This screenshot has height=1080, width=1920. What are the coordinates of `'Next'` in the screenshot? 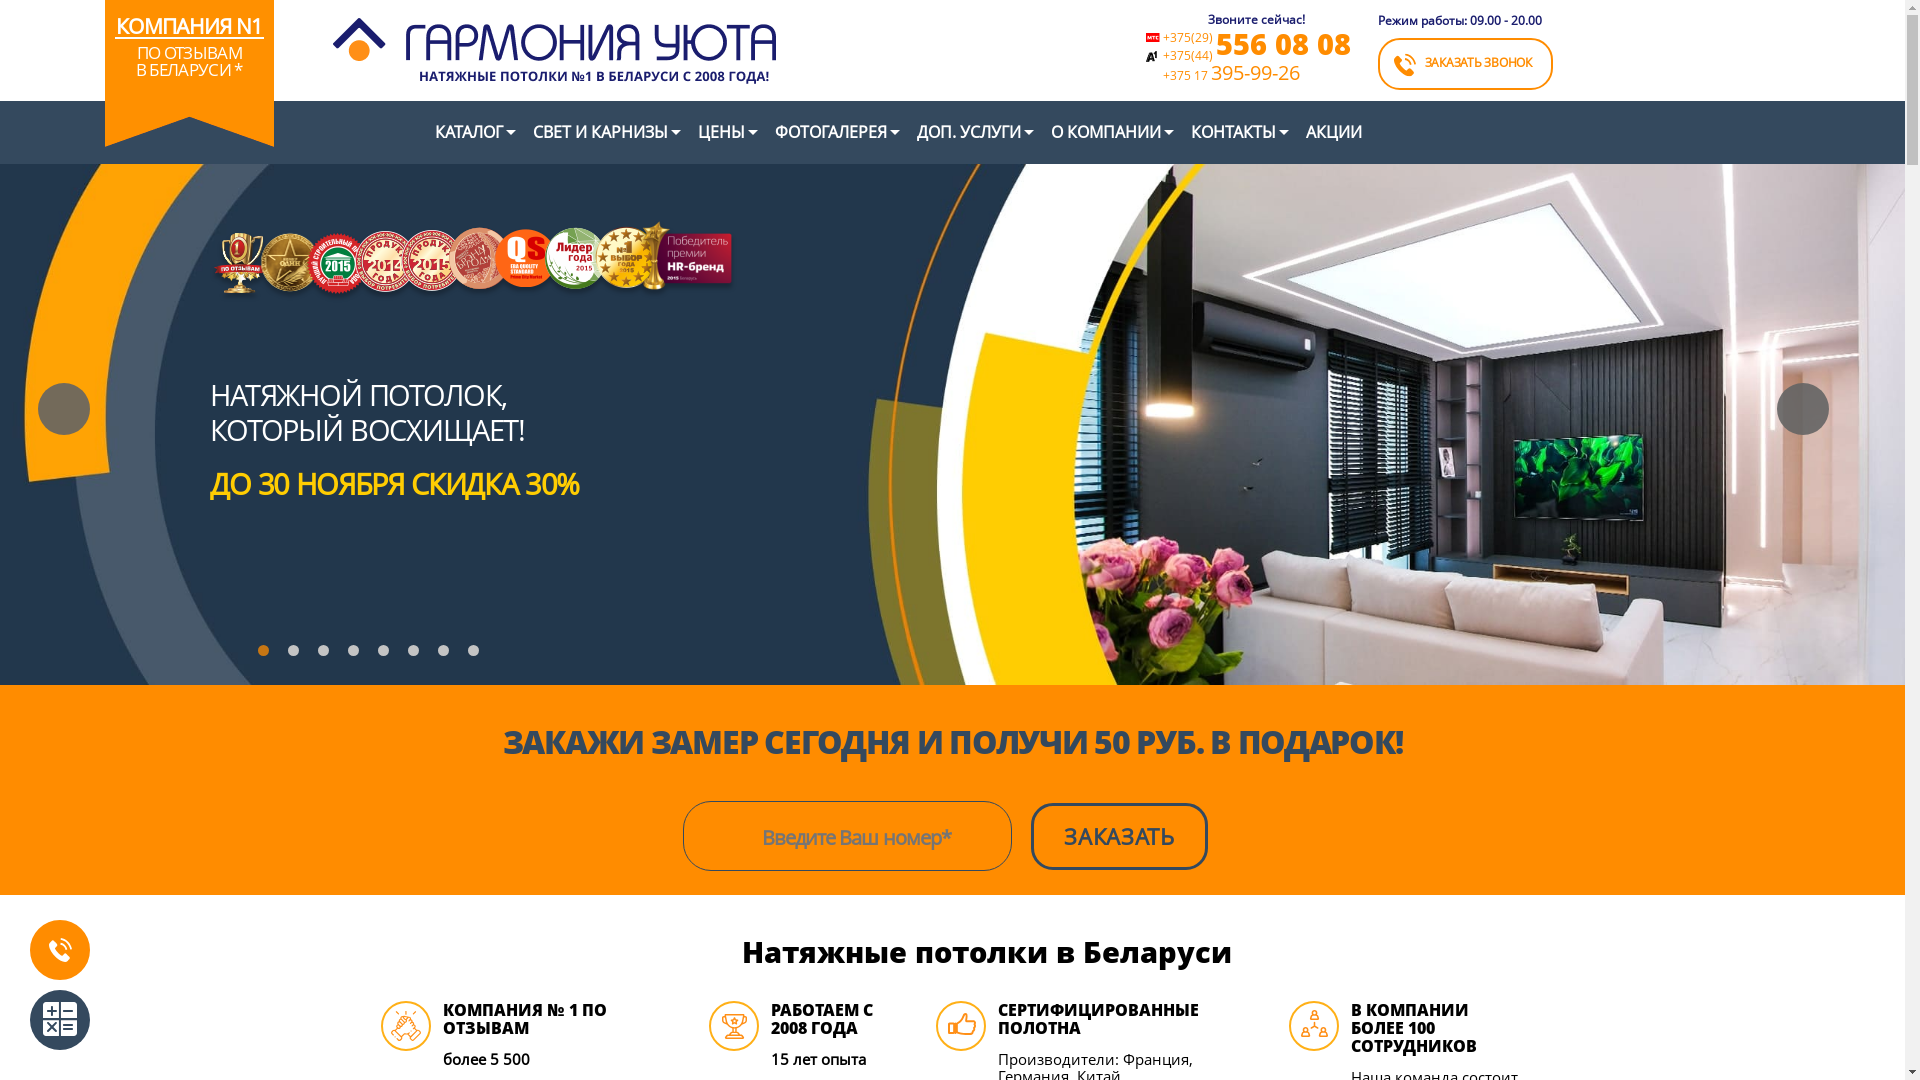 It's located at (1803, 407).